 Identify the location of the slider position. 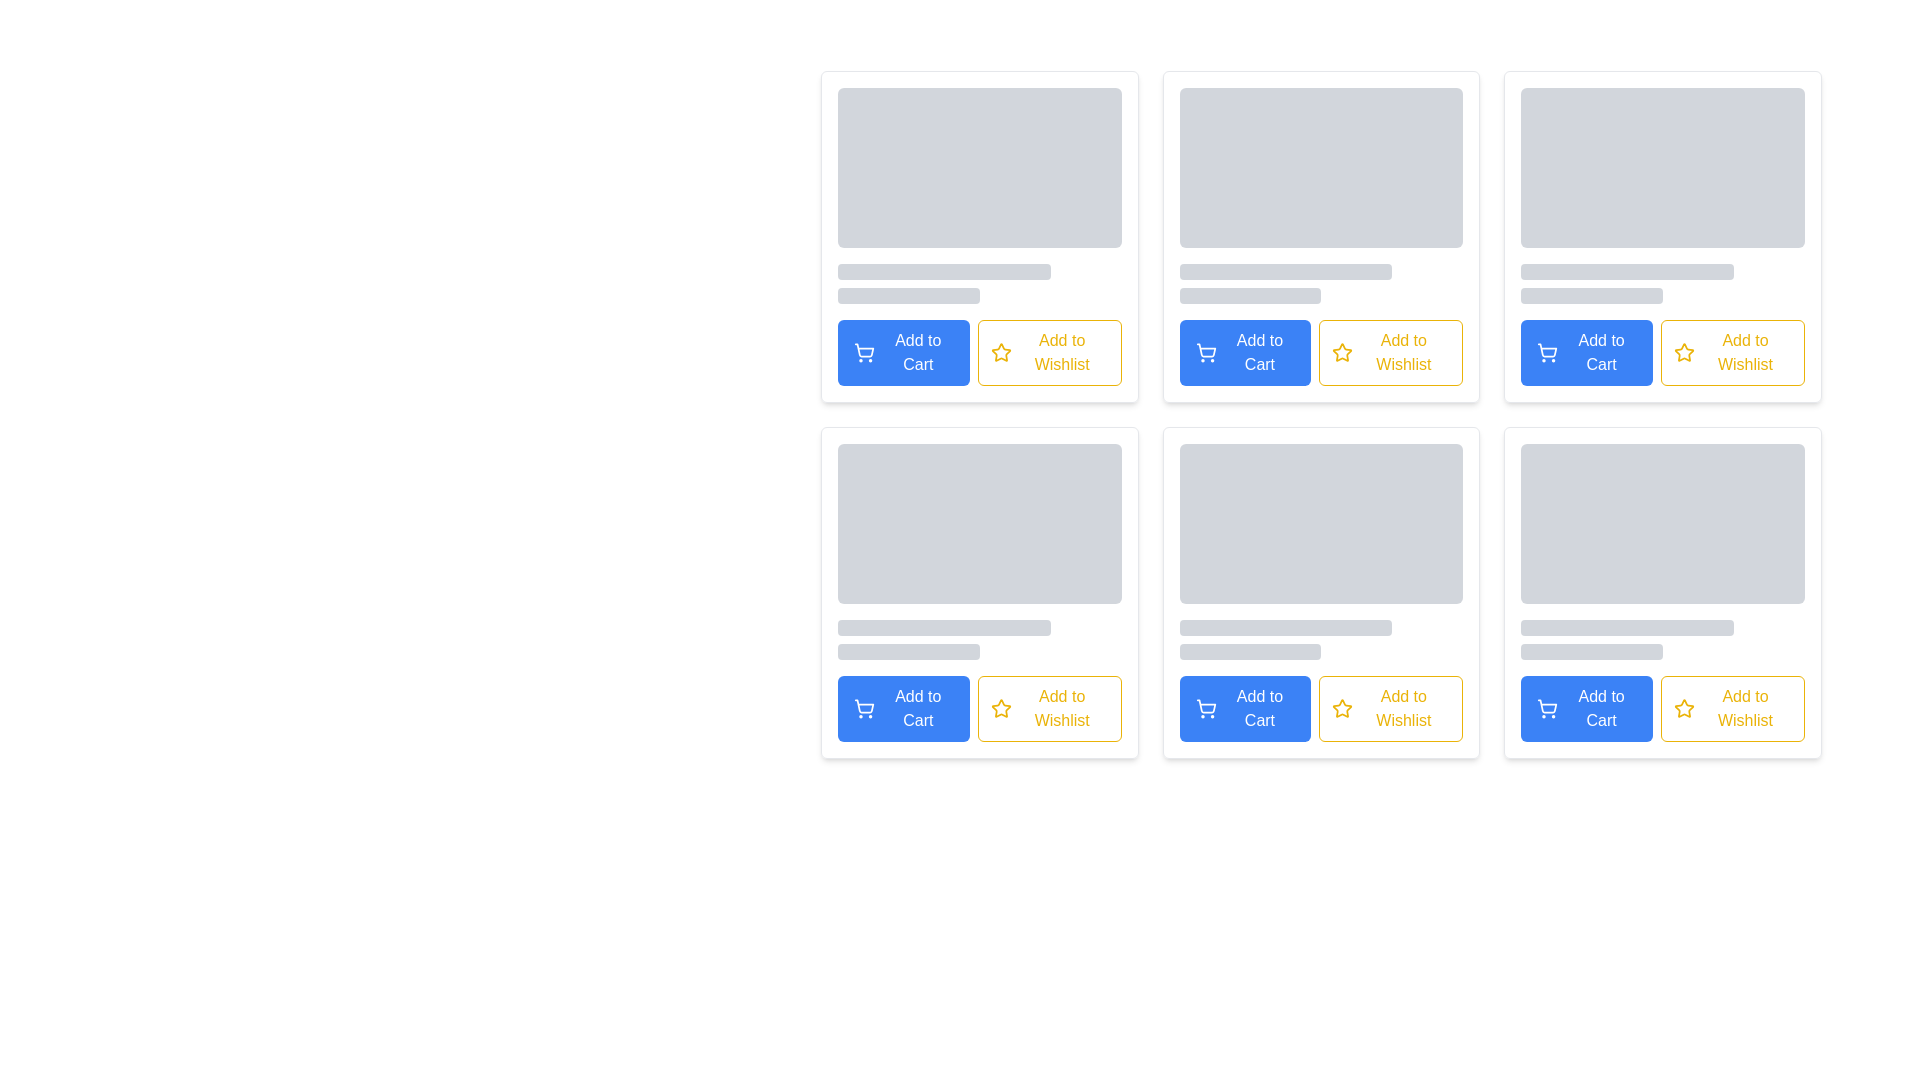
(1277, 651).